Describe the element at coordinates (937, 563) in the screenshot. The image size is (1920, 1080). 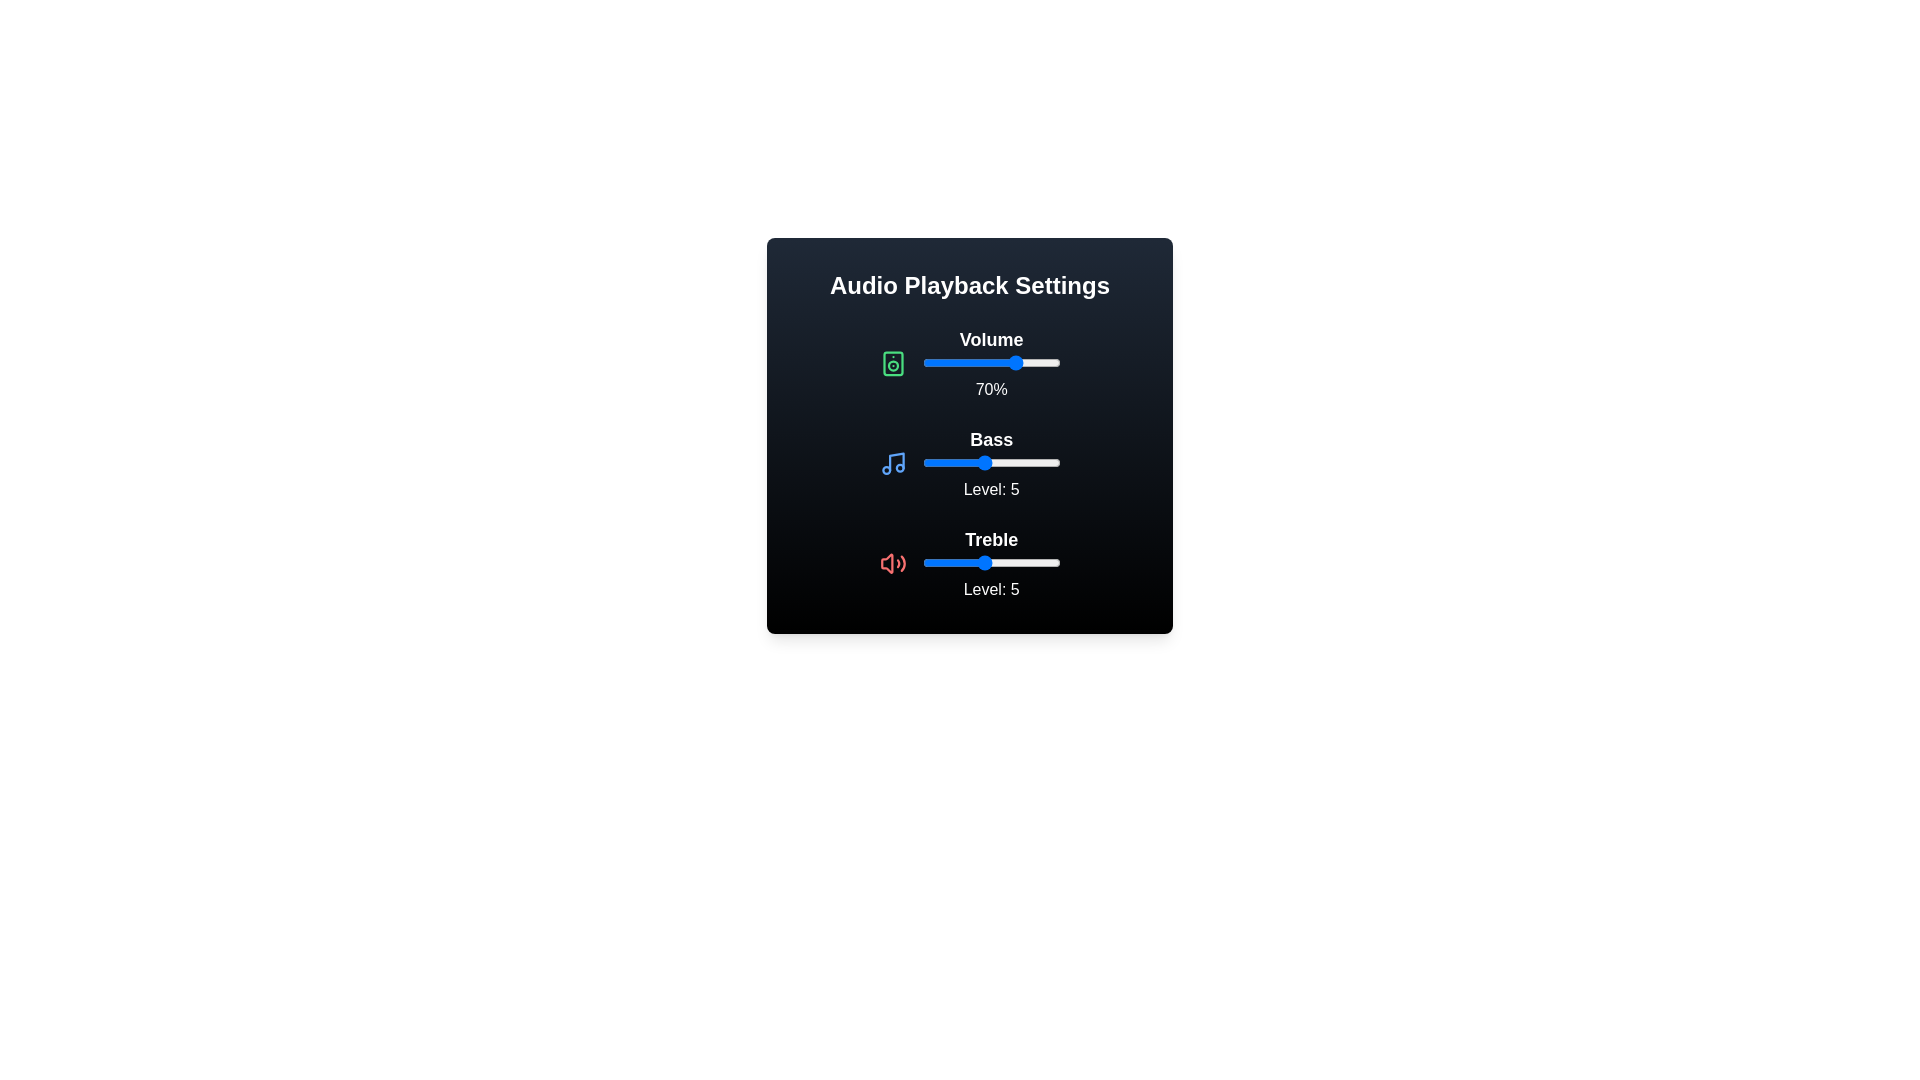
I see `the treble level` at that location.